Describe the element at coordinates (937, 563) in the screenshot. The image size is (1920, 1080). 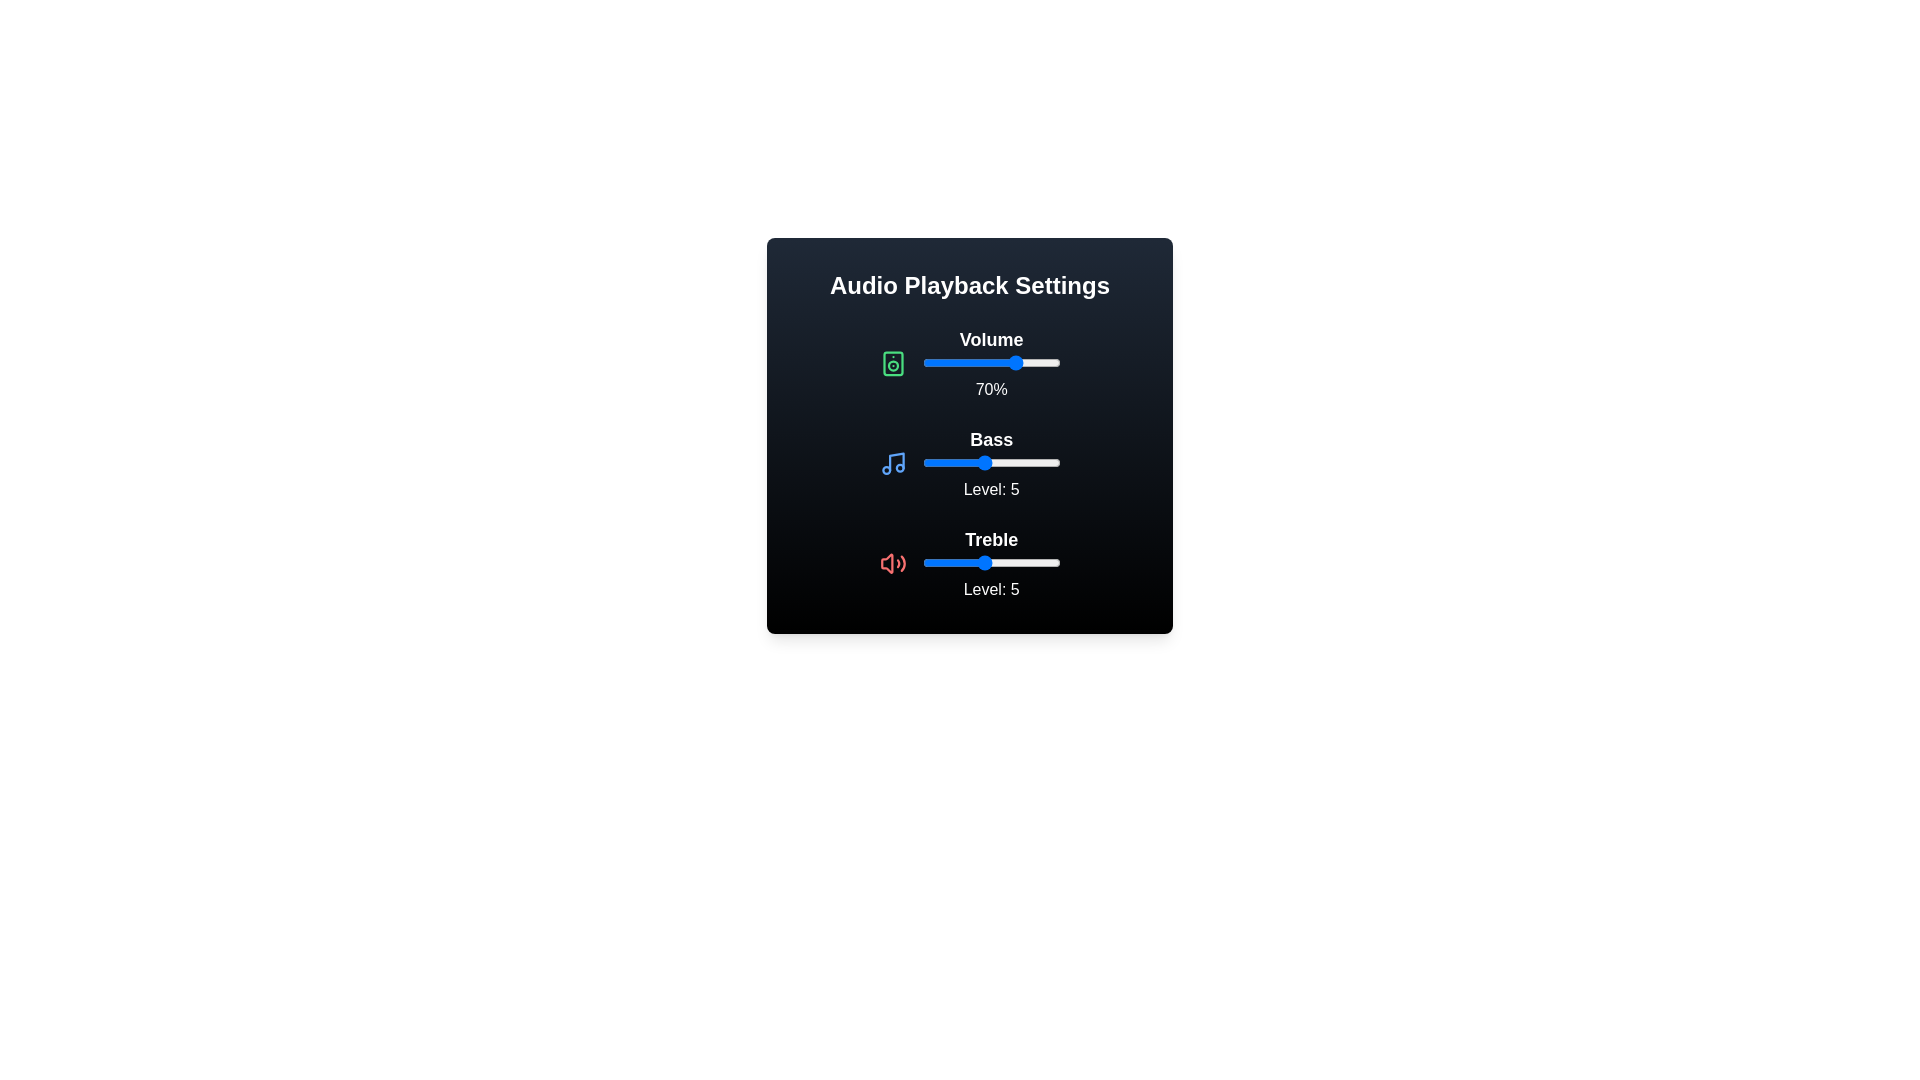
I see `the treble level` at that location.